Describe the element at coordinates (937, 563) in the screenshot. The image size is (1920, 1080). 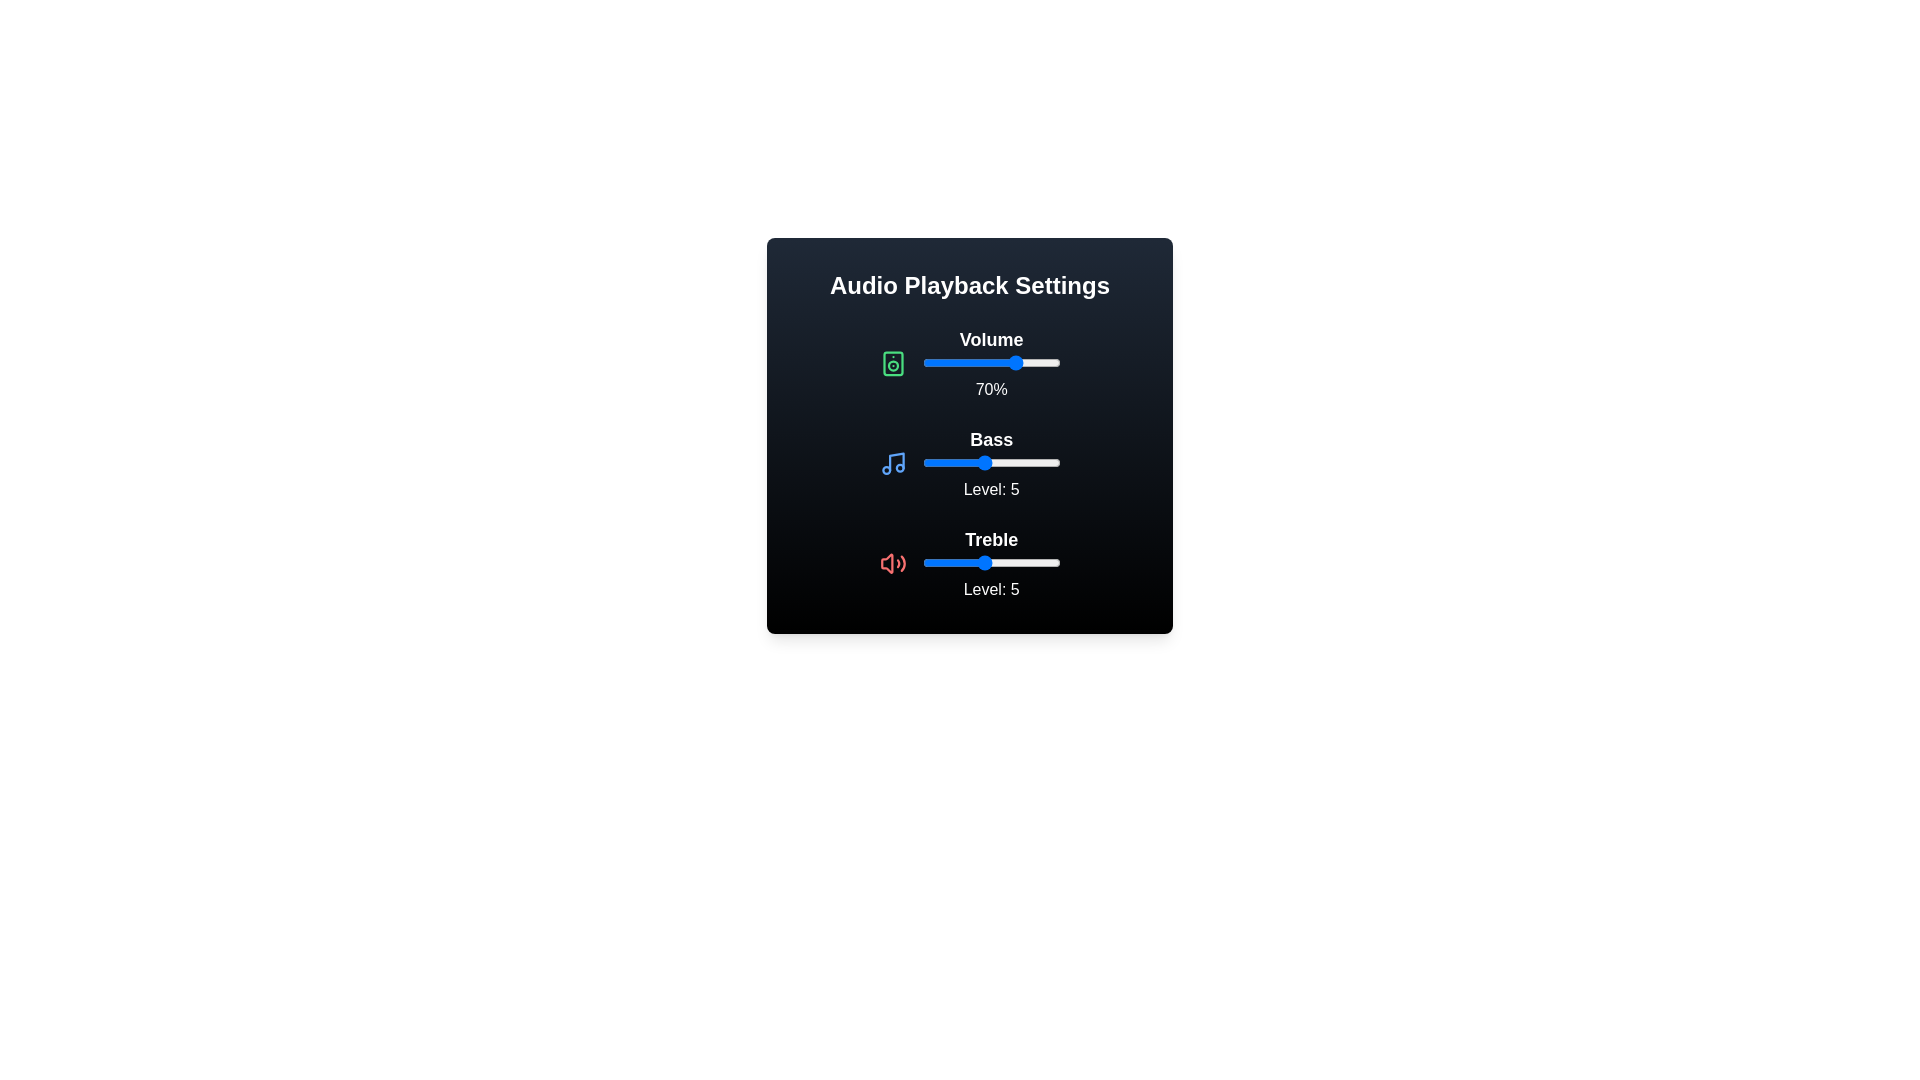
I see `the treble level` at that location.